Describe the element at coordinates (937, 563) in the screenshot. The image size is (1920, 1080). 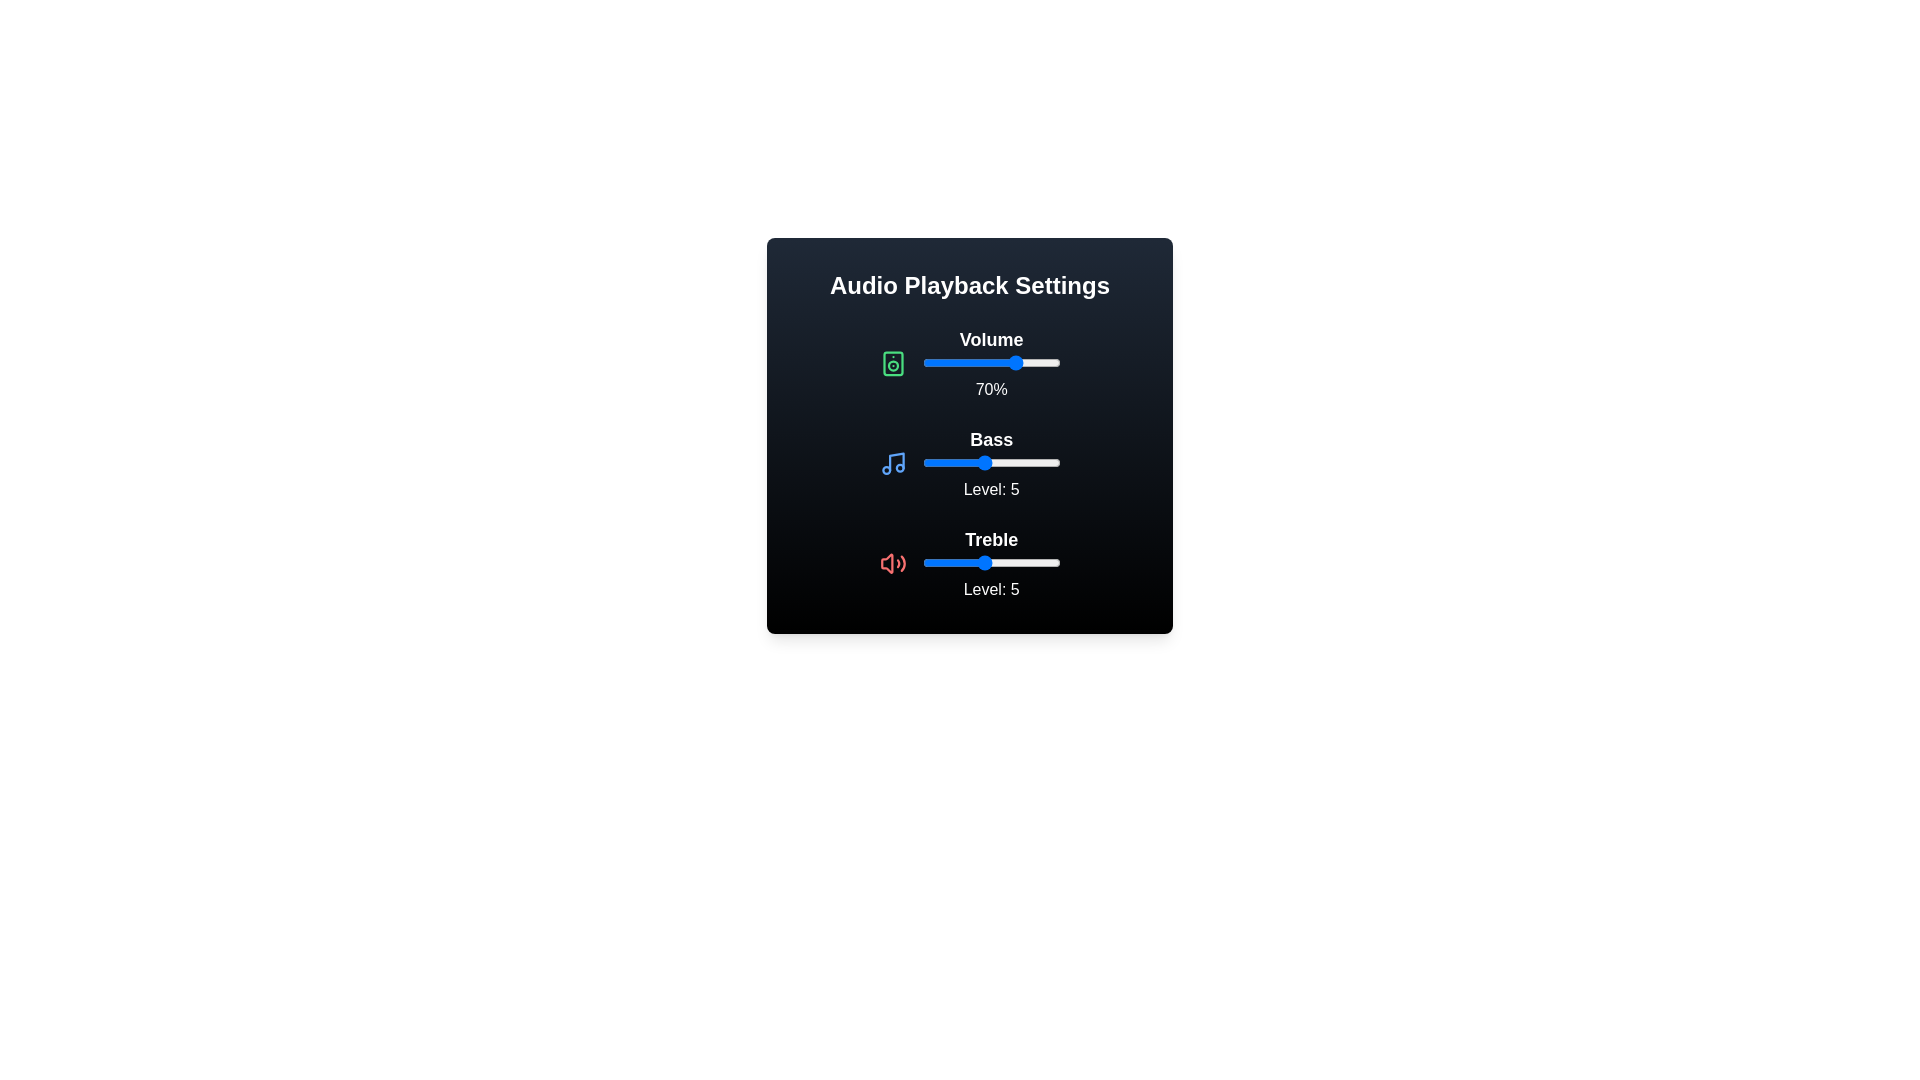
I see `the treble level` at that location.